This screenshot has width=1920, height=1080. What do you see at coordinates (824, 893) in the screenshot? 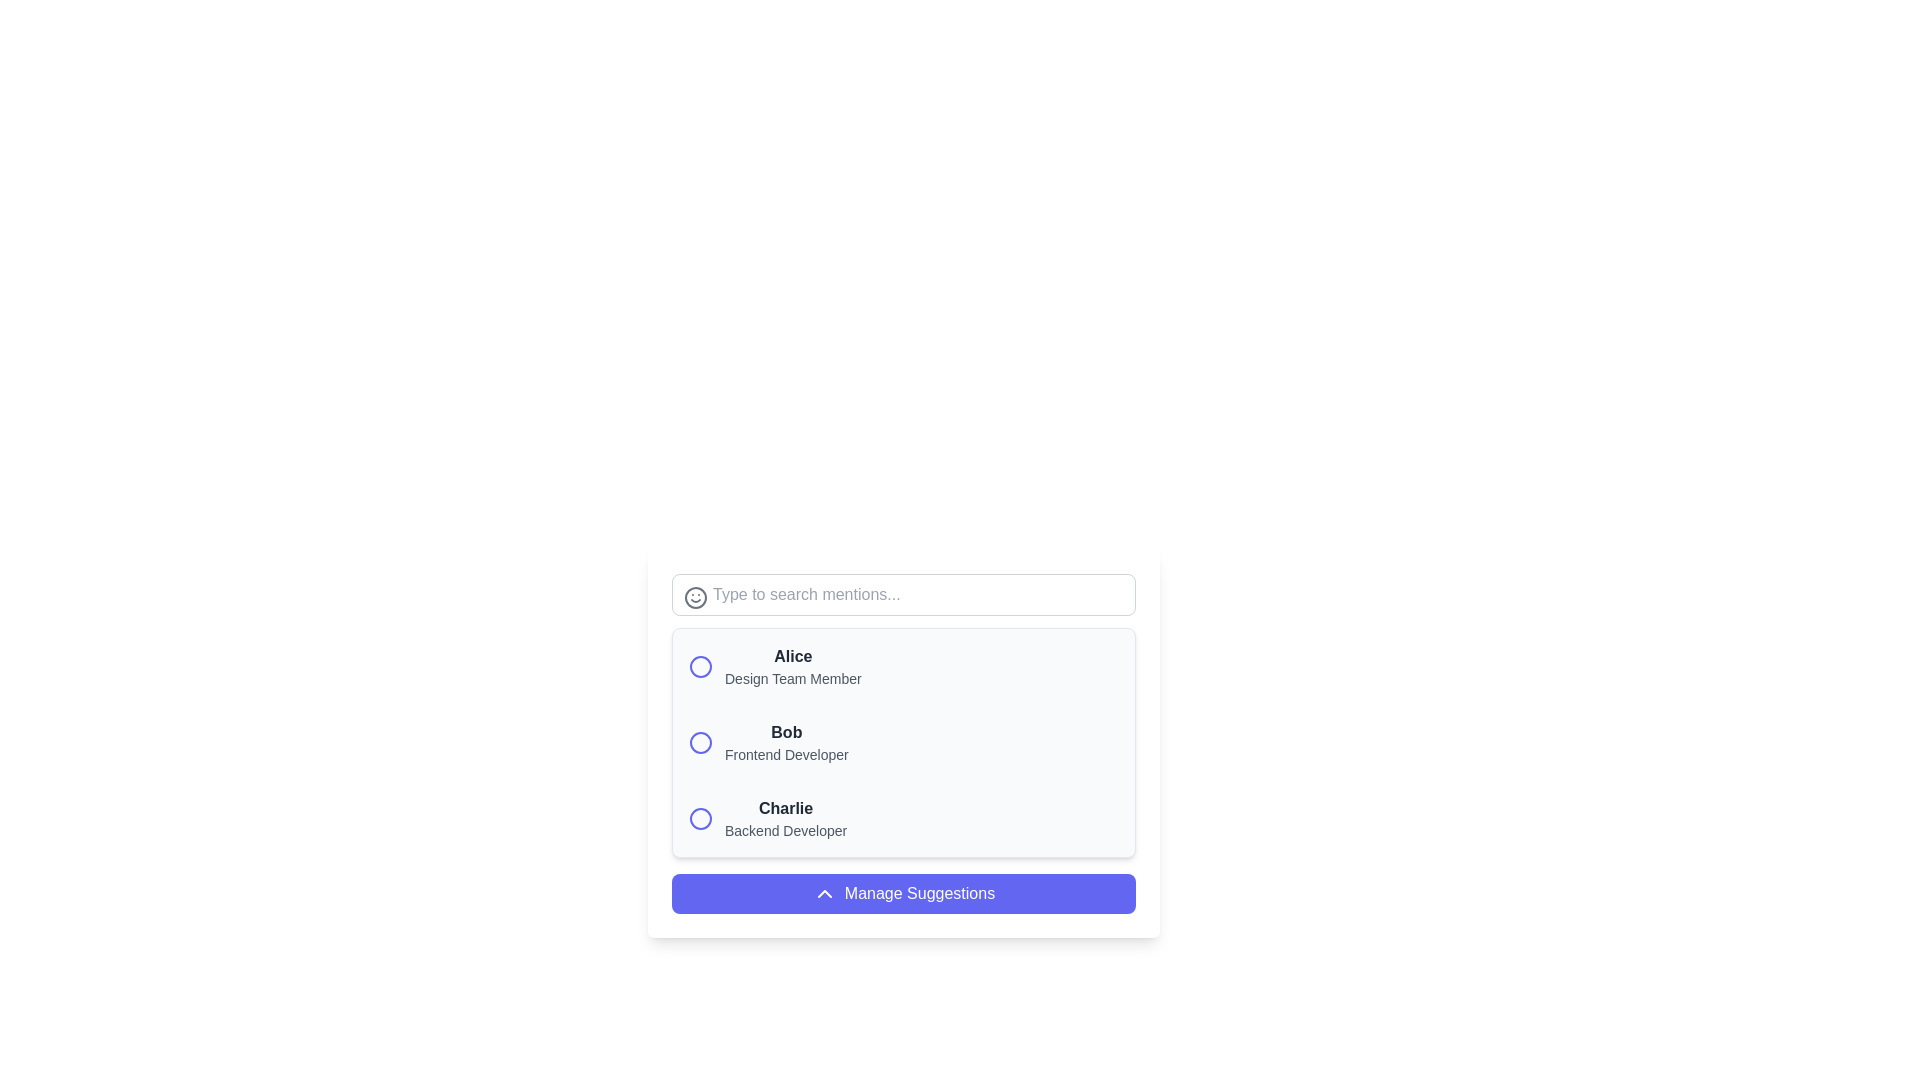
I see `the icon located to the left of the 'Manage Suggestions' button, which serves as an indicator for expandable functionality` at bounding box center [824, 893].